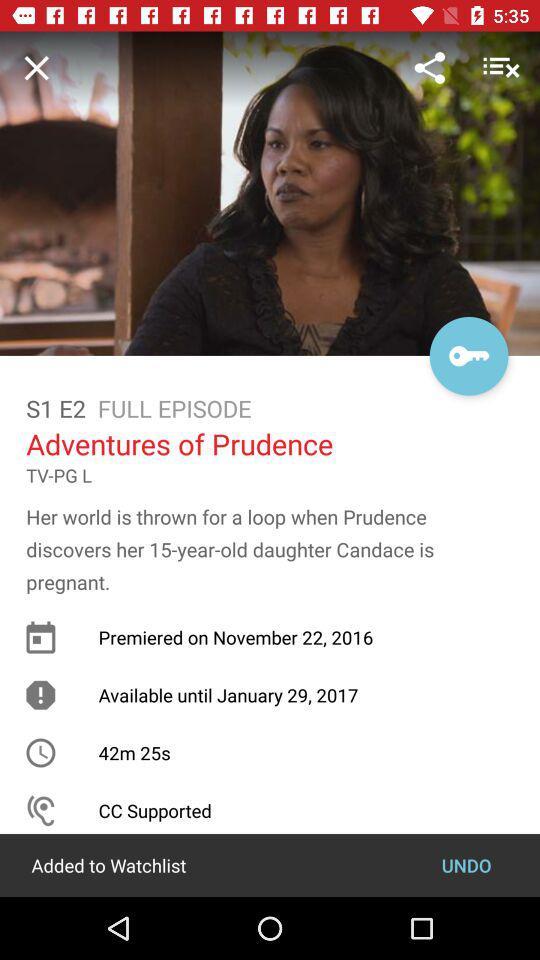 This screenshot has height=960, width=540. Describe the element at coordinates (466, 864) in the screenshot. I see `item to the right of added to watchlist icon` at that location.